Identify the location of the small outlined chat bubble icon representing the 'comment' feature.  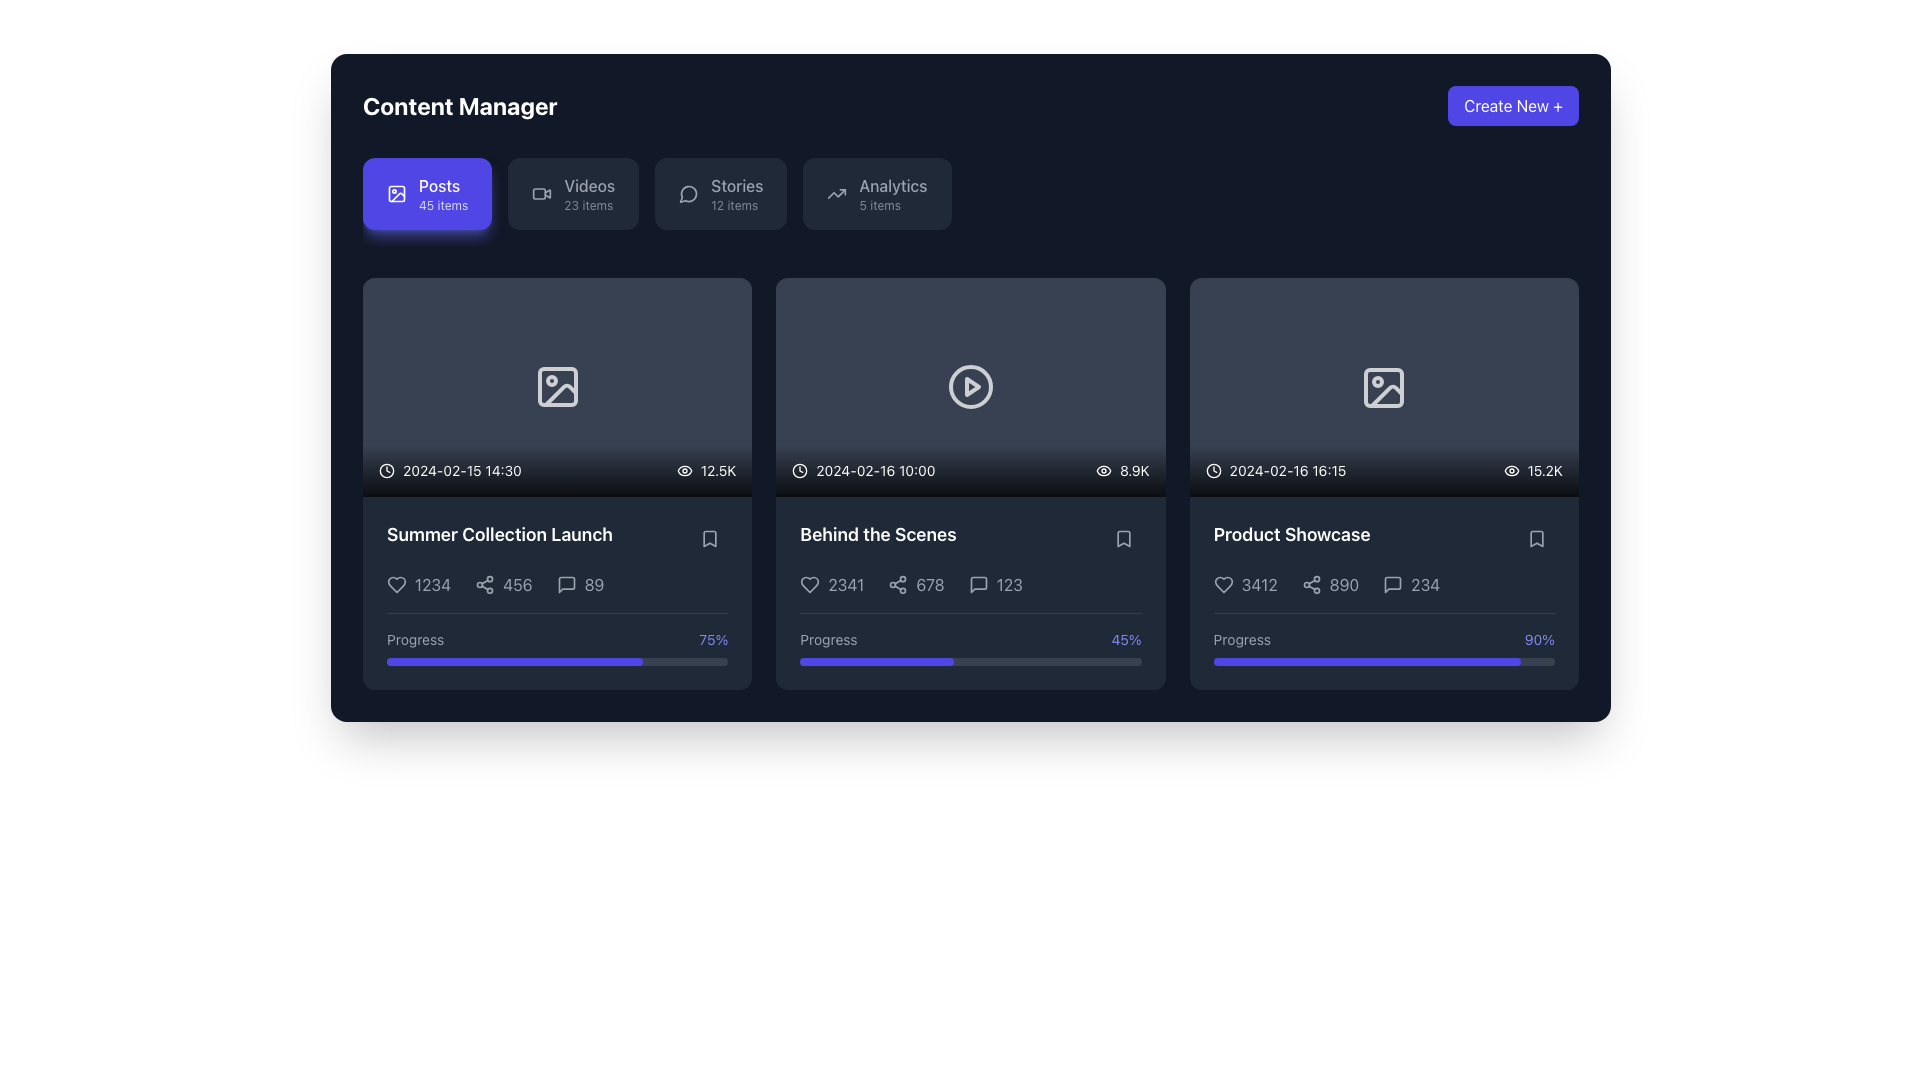
(1392, 585).